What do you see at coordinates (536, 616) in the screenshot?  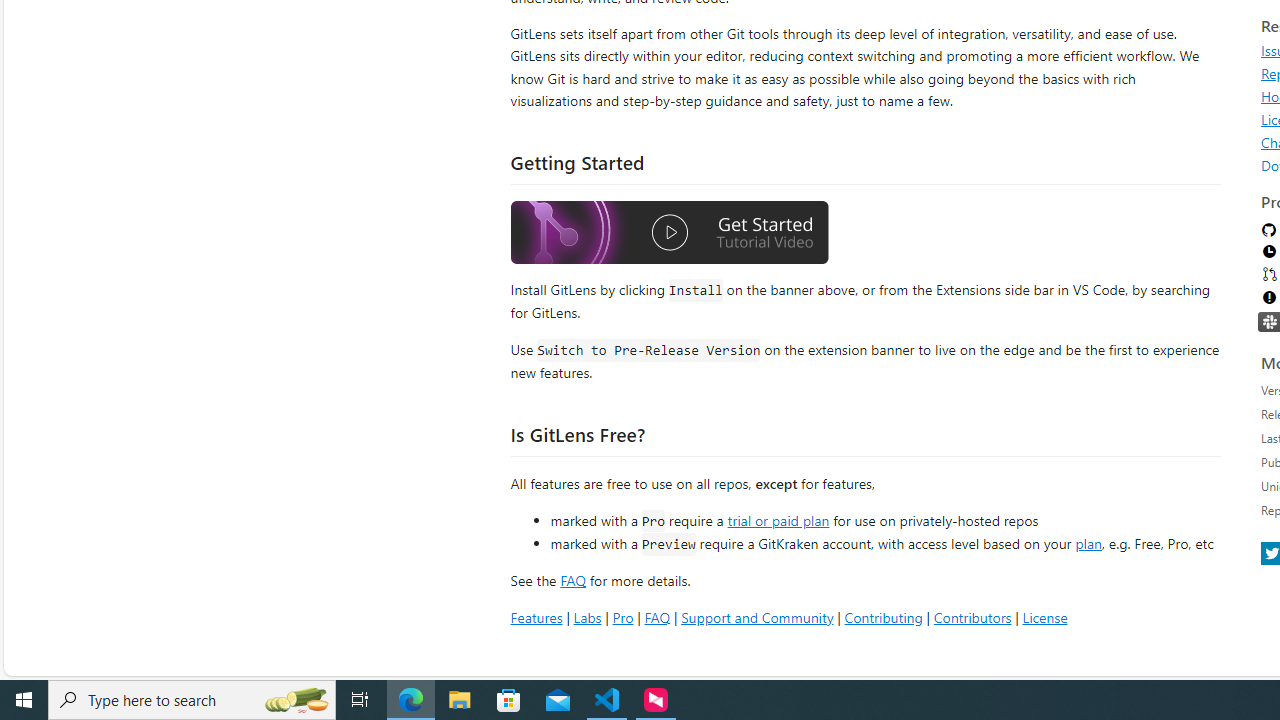 I see `'Features'` at bounding box center [536, 616].